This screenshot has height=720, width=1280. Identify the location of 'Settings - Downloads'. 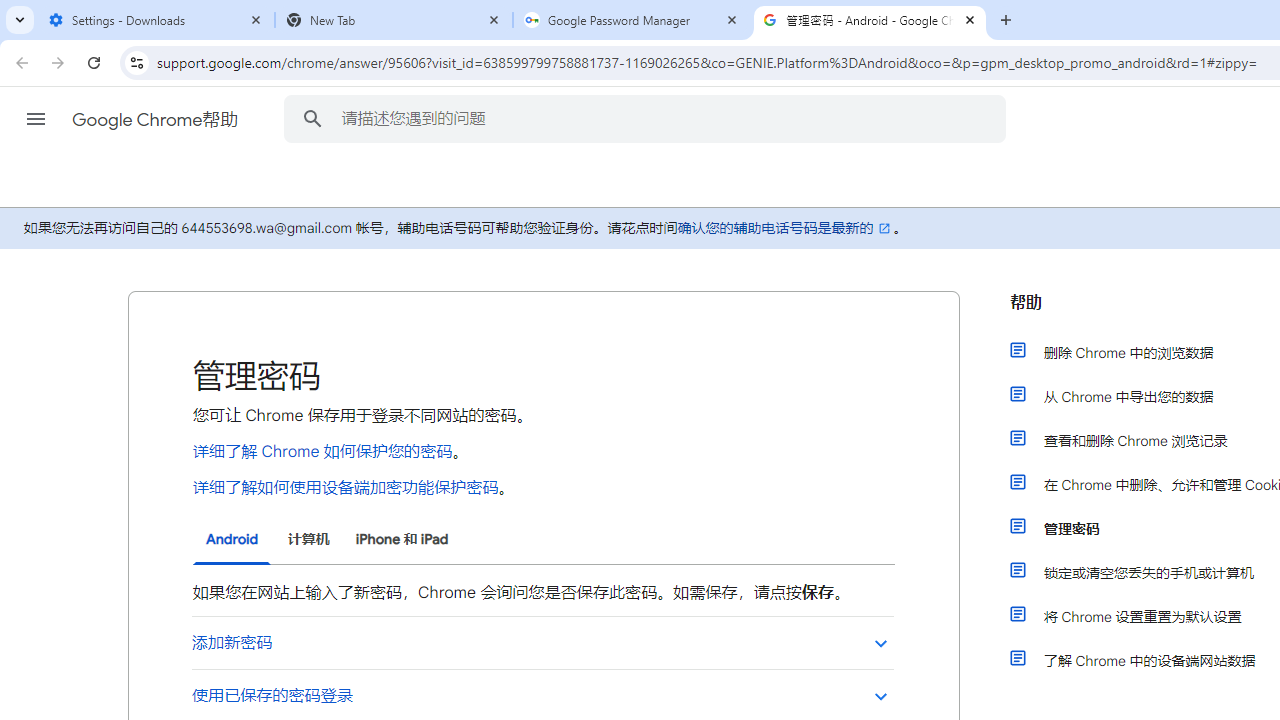
(155, 20).